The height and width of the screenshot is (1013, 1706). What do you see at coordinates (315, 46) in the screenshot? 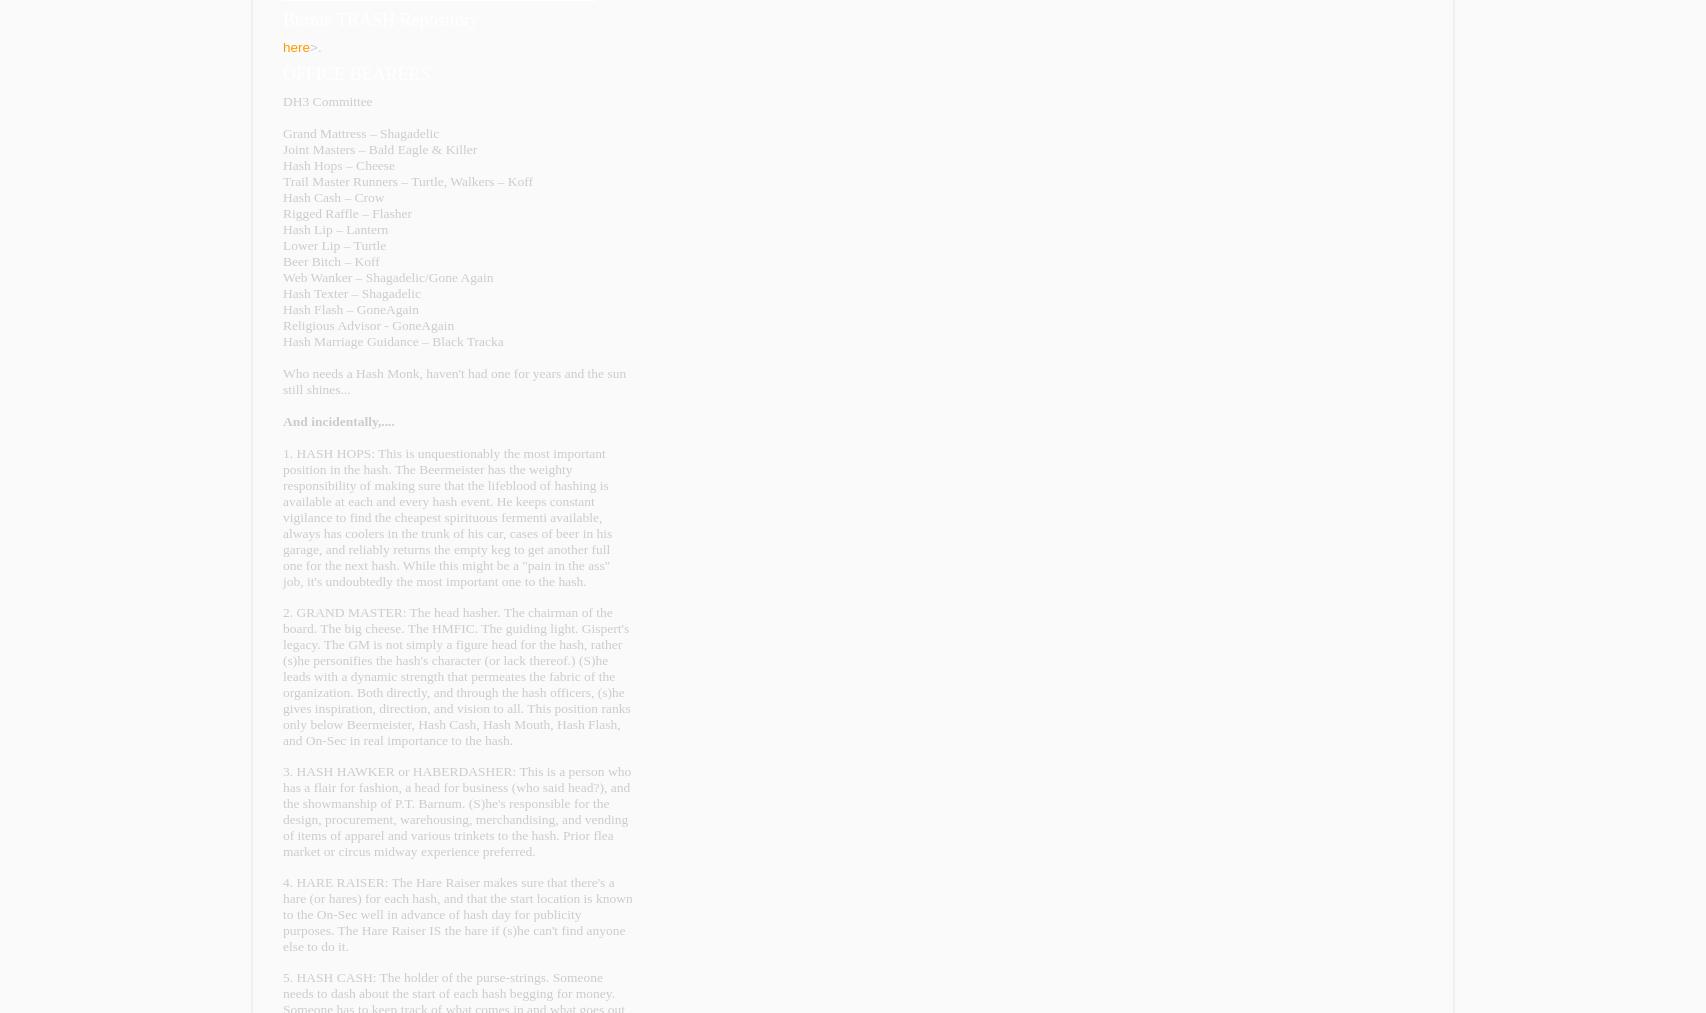
I see `'>.'` at bounding box center [315, 46].